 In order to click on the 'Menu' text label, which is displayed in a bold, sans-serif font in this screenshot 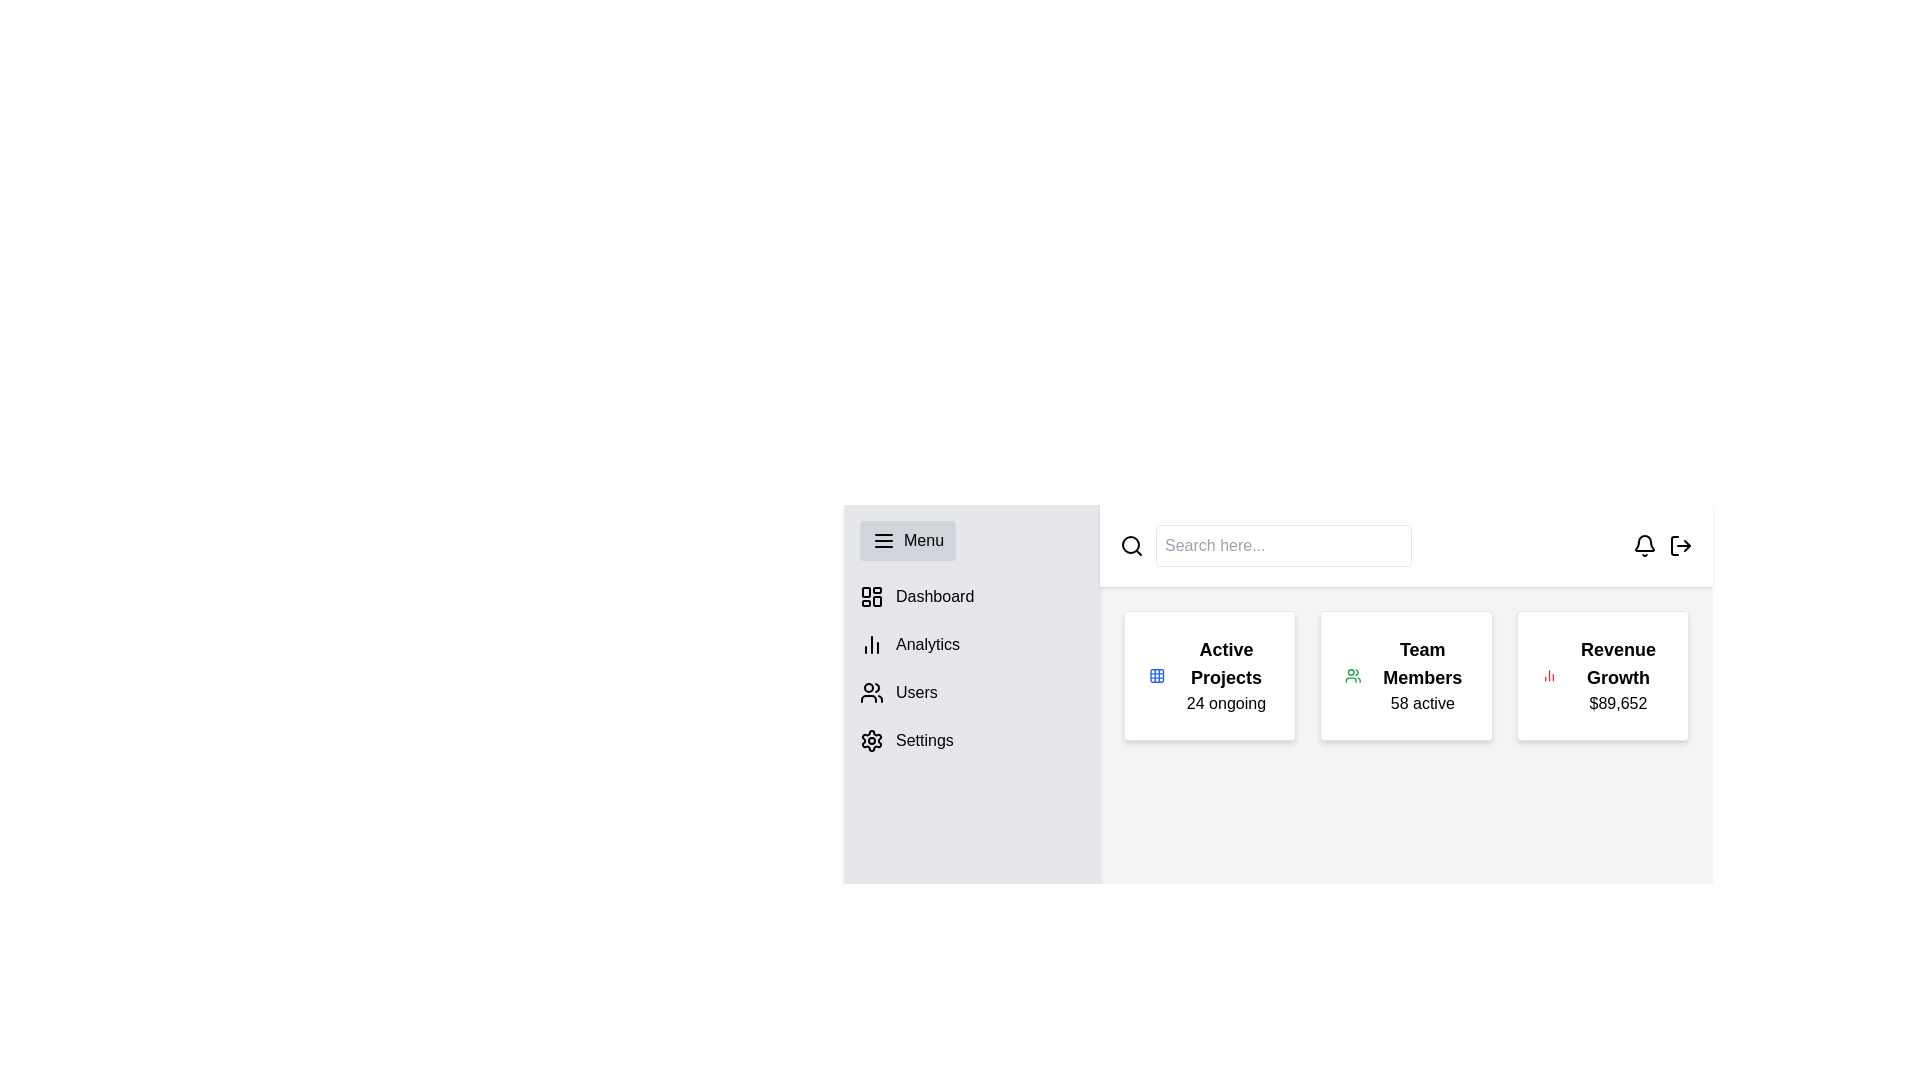, I will do `click(923, 540)`.